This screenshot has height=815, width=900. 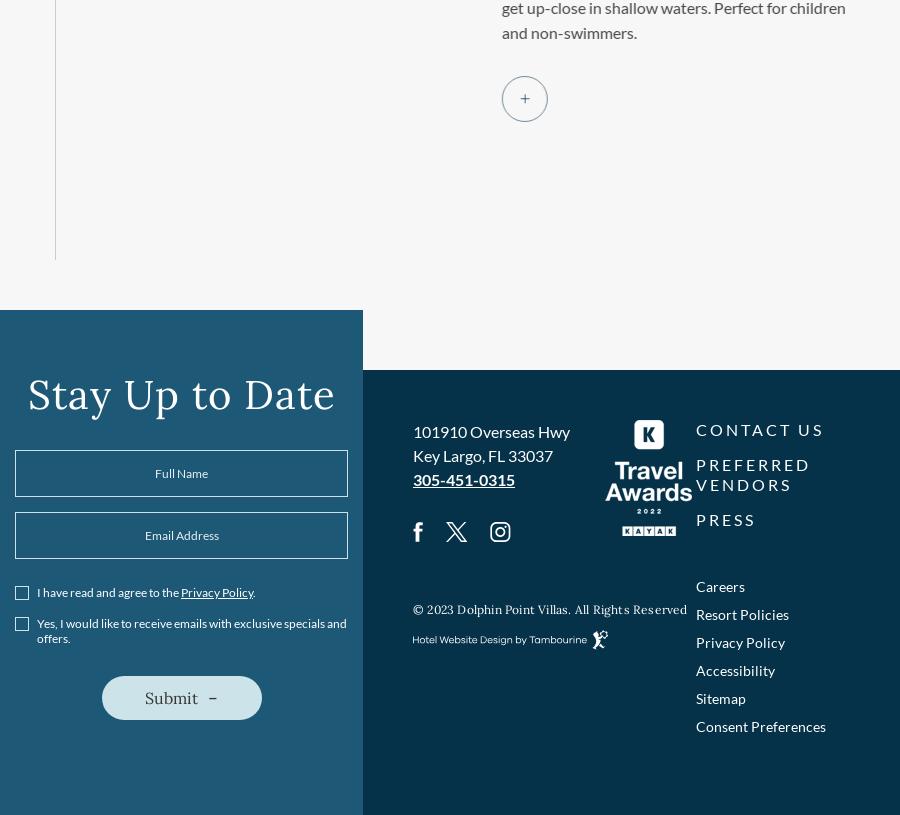 What do you see at coordinates (452, 98) in the screenshot?
I see `'Learn More'` at bounding box center [452, 98].